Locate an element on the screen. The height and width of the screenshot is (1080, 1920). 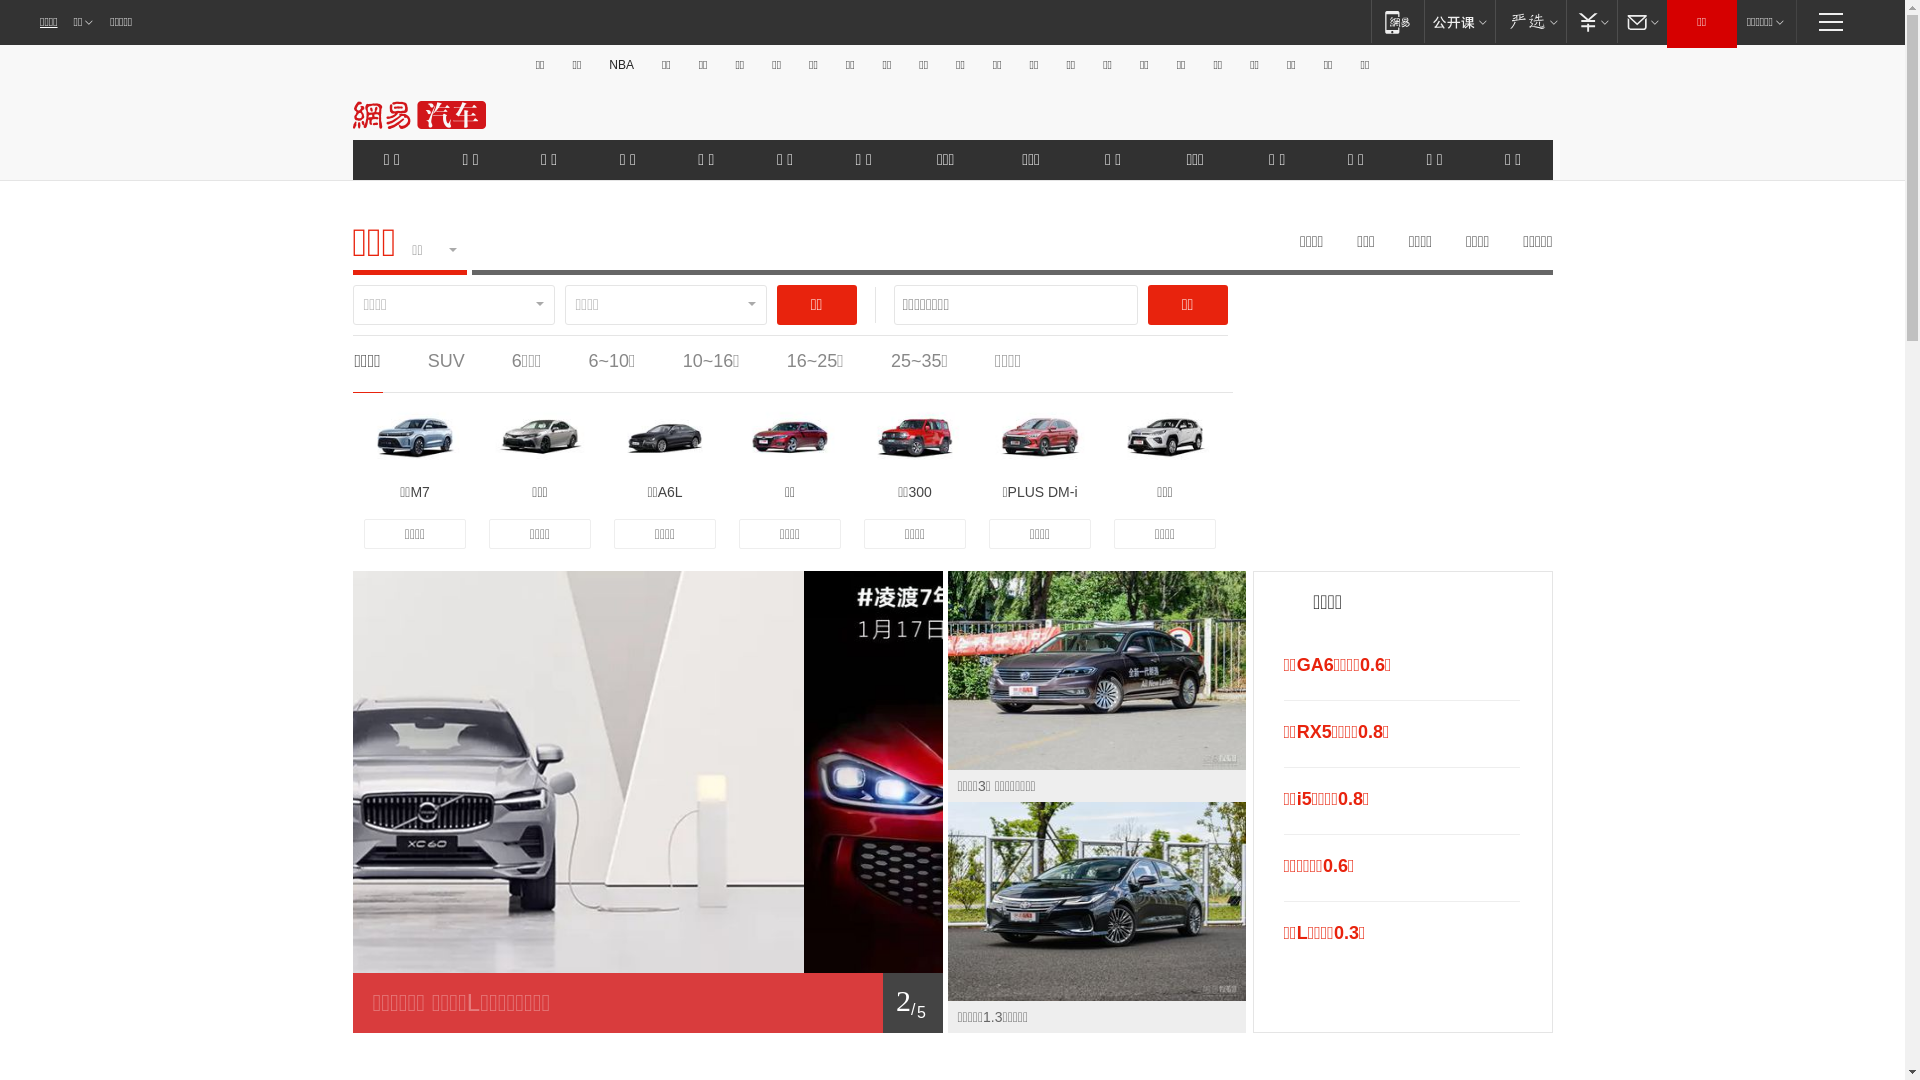
'SUV' is located at coordinates (426, 361).